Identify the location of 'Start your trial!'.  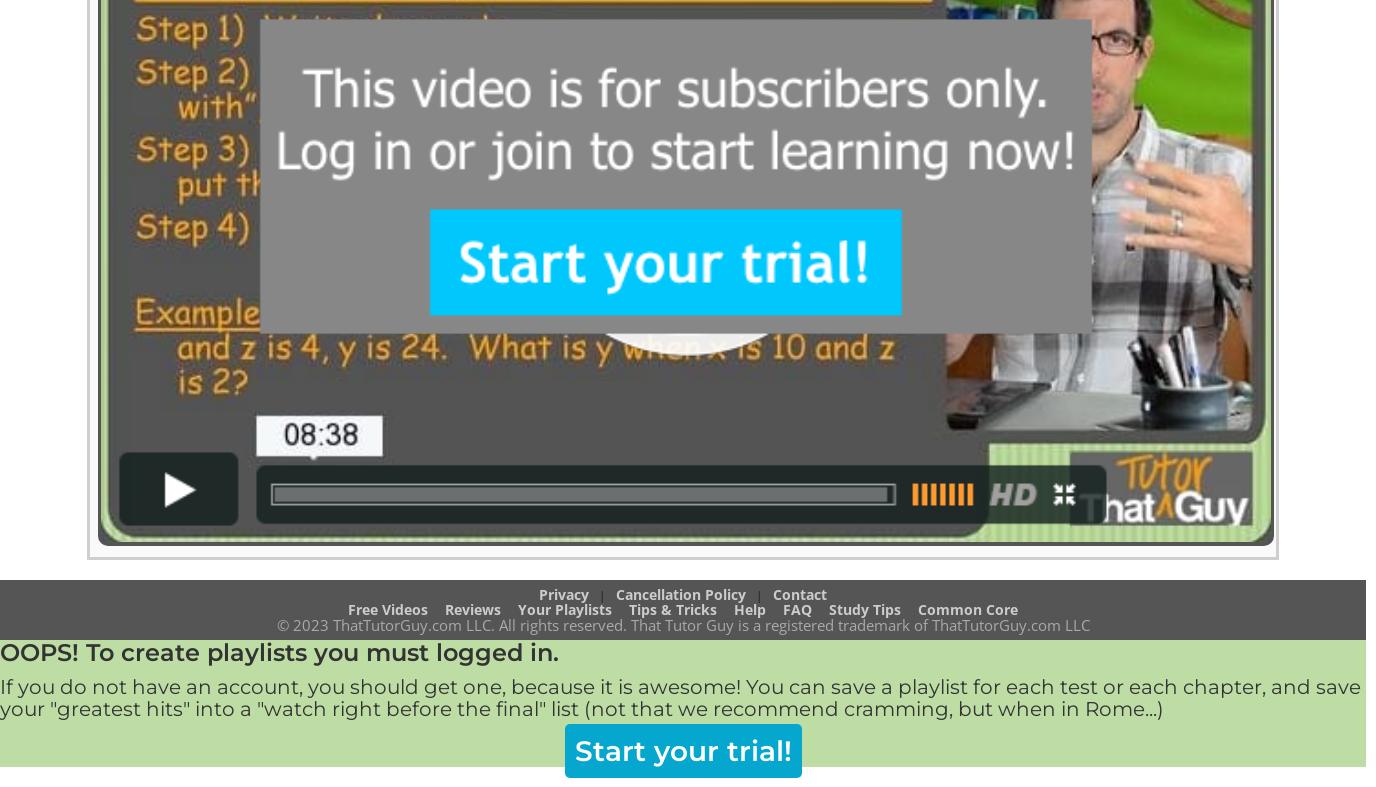
(682, 750).